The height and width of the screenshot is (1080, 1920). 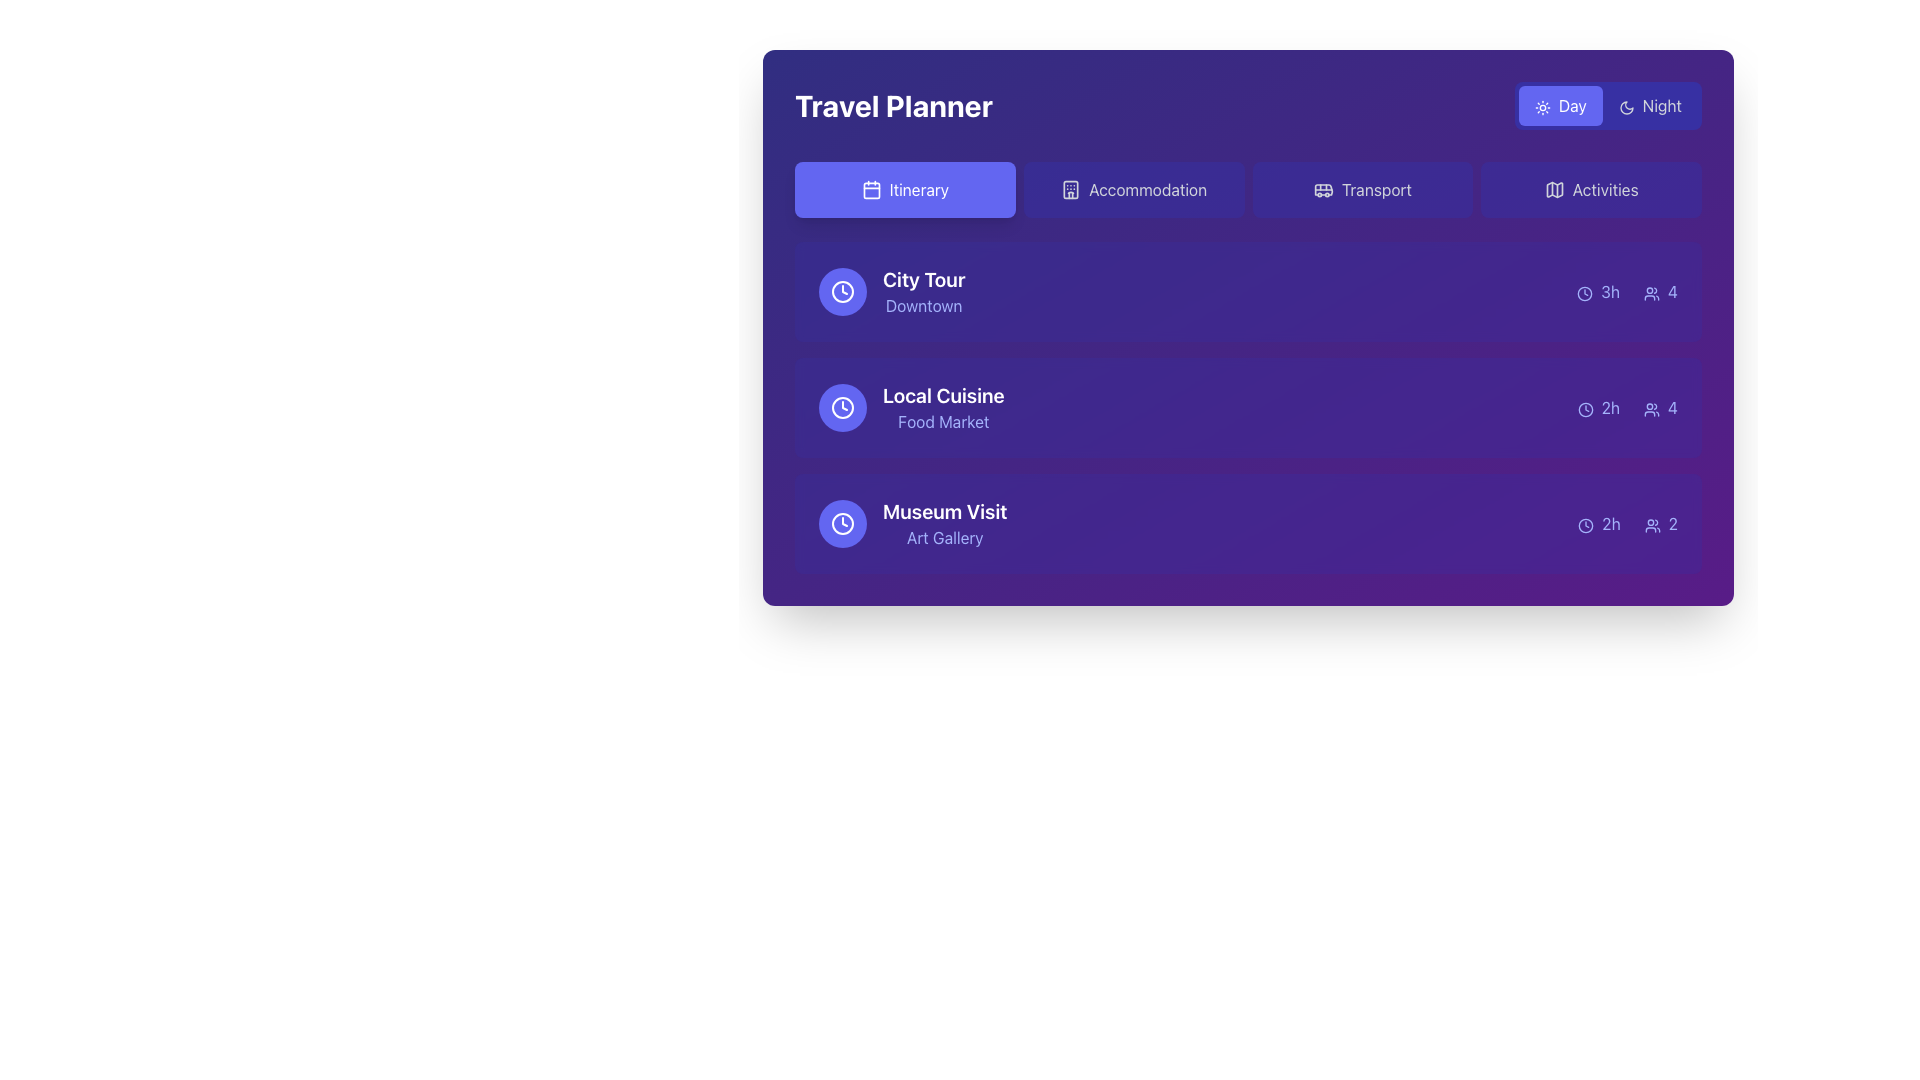 What do you see at coordinates (843, 523) in the screenshot?
I see `the circular clock icon located on the left side of the 'Museum Visit' text, which indicates time and participant count` at bounding box center [843, 523].